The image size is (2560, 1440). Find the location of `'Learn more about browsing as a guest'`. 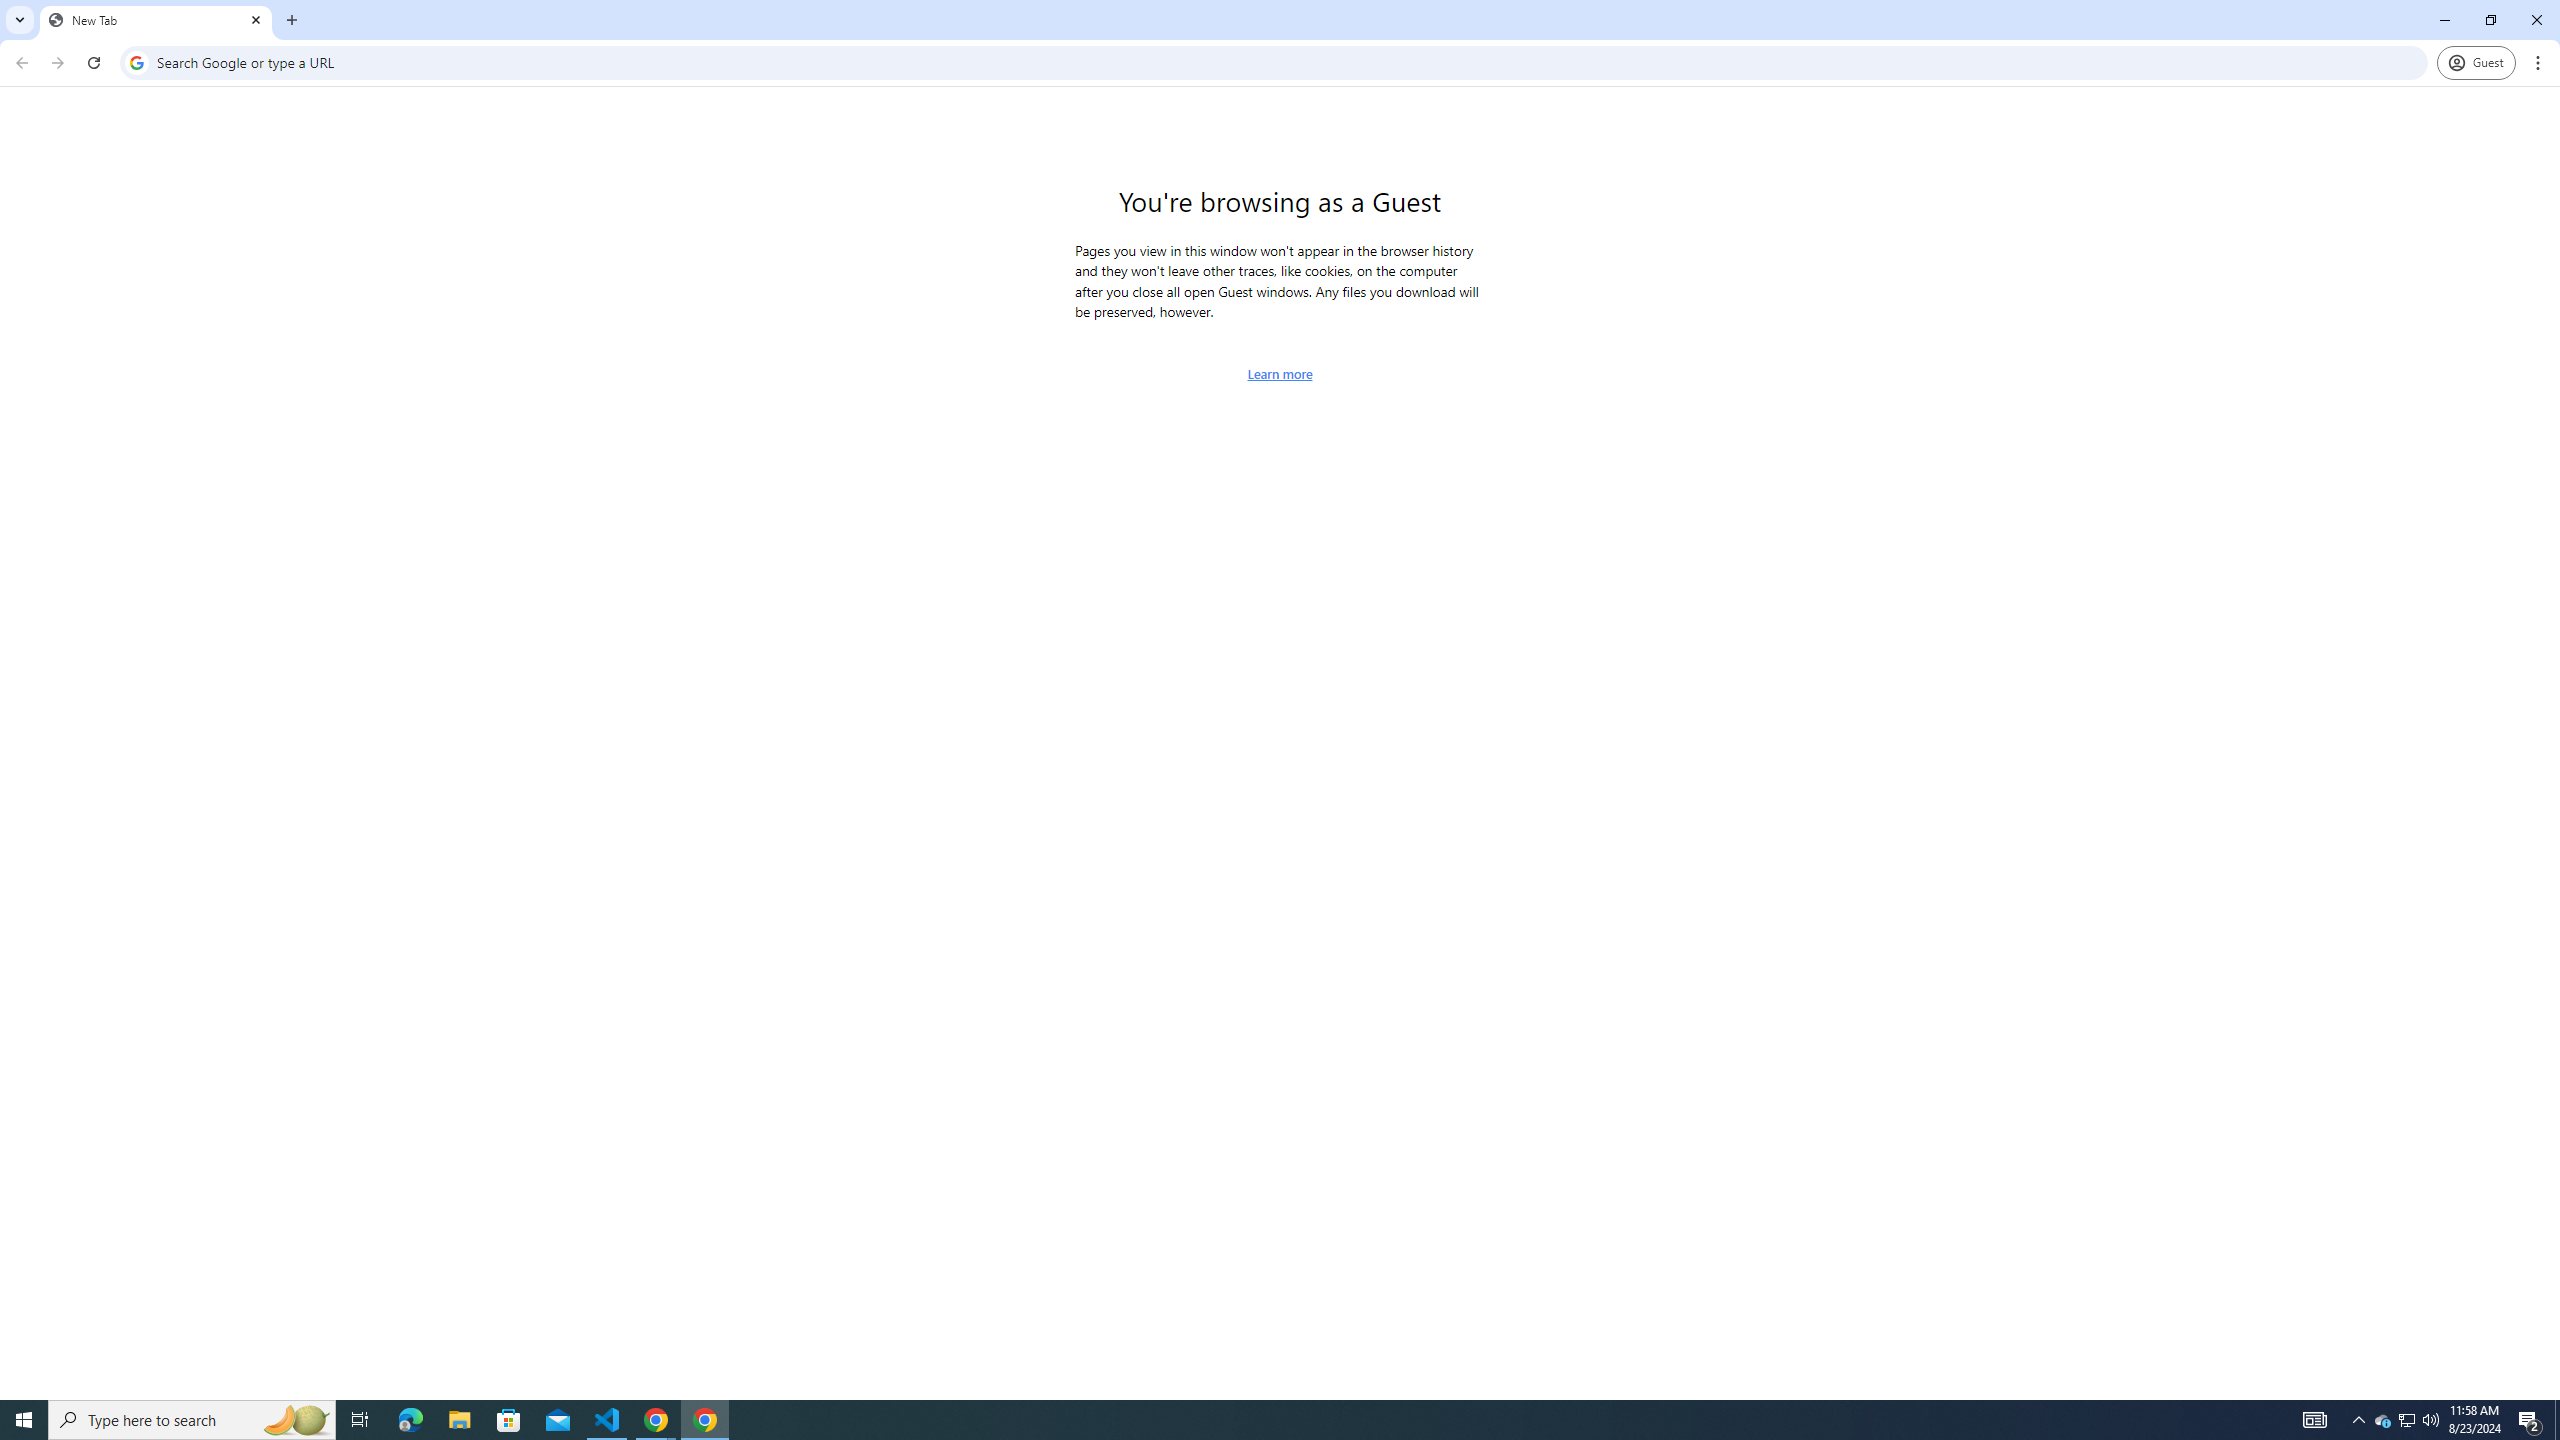

'Learn more about browsing as a guest' is located at coordinates (1280, 372).